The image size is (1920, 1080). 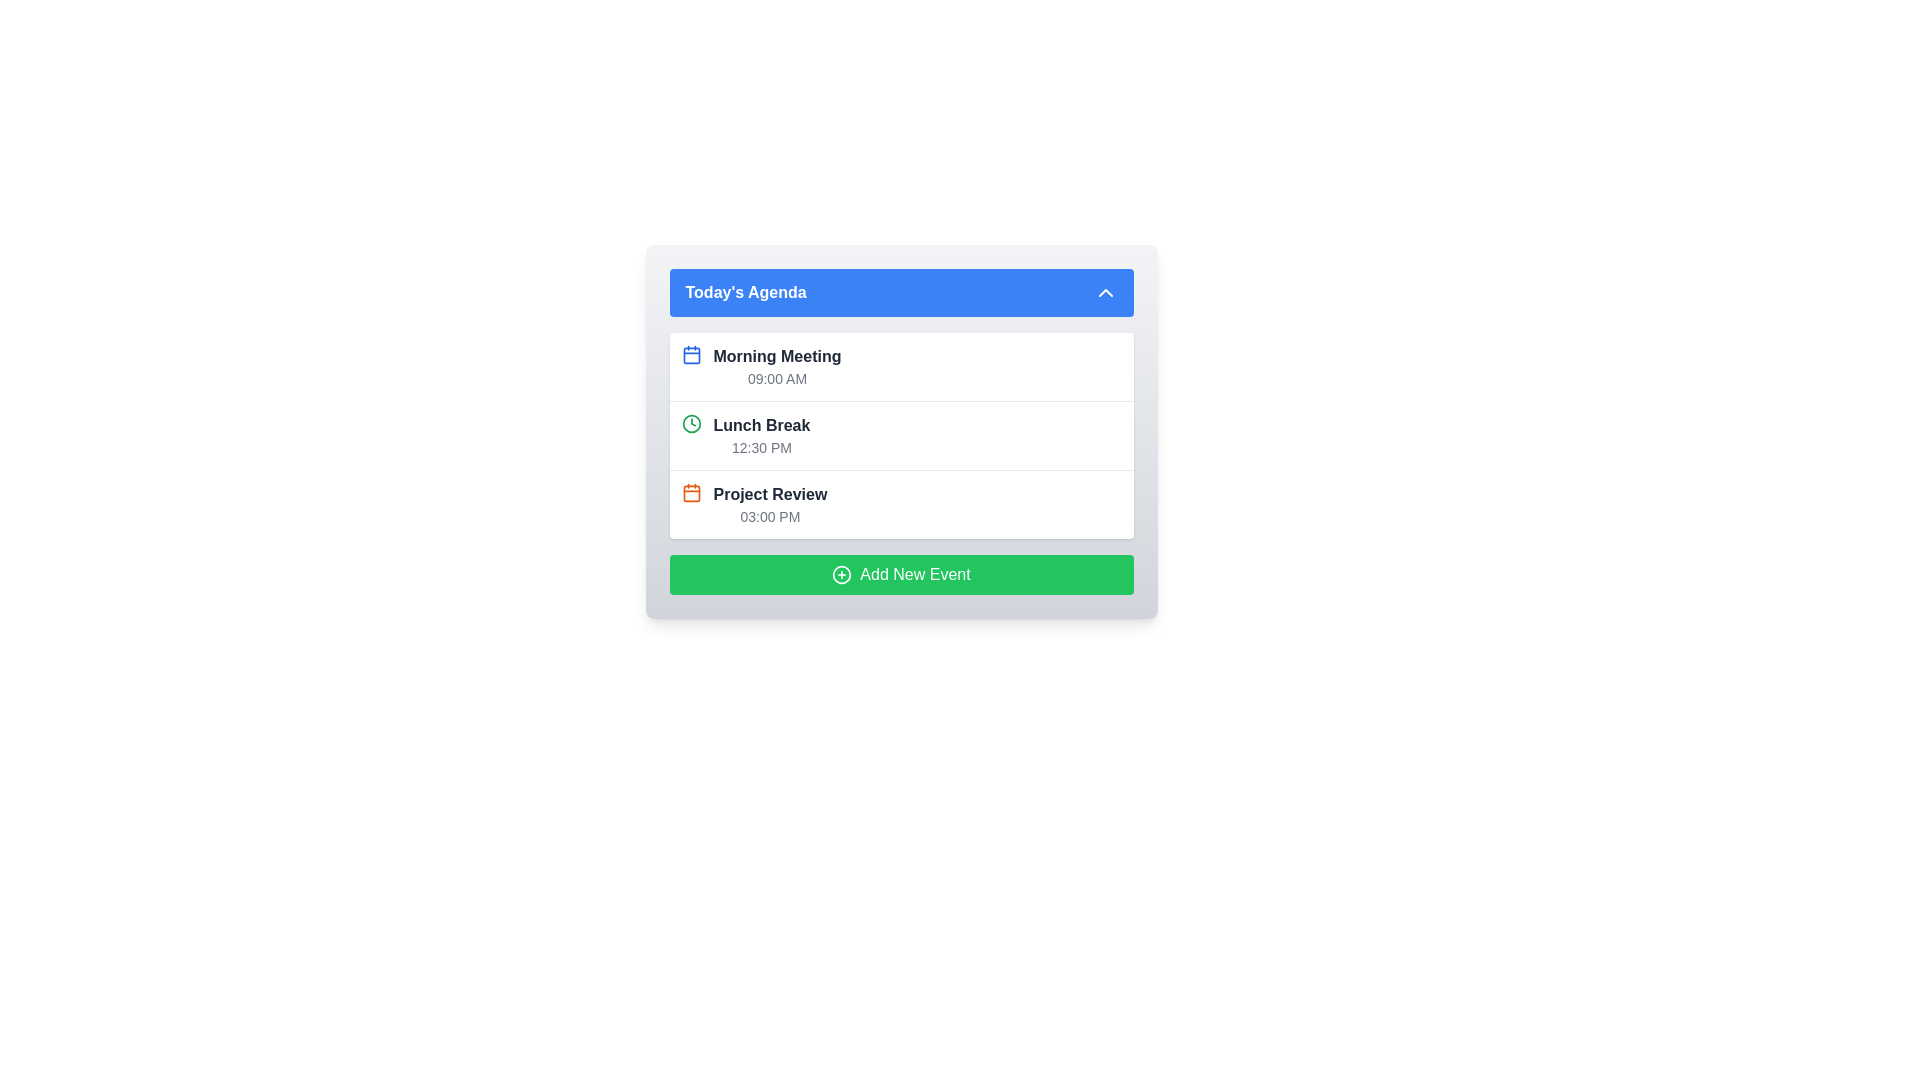 I want to click on the decorative rounded rectangular shape of the calendar icon that denotes an event-related item, which is positioned above the text 'Morning Meeting 09:00 AM', so click(x=691, y=354).